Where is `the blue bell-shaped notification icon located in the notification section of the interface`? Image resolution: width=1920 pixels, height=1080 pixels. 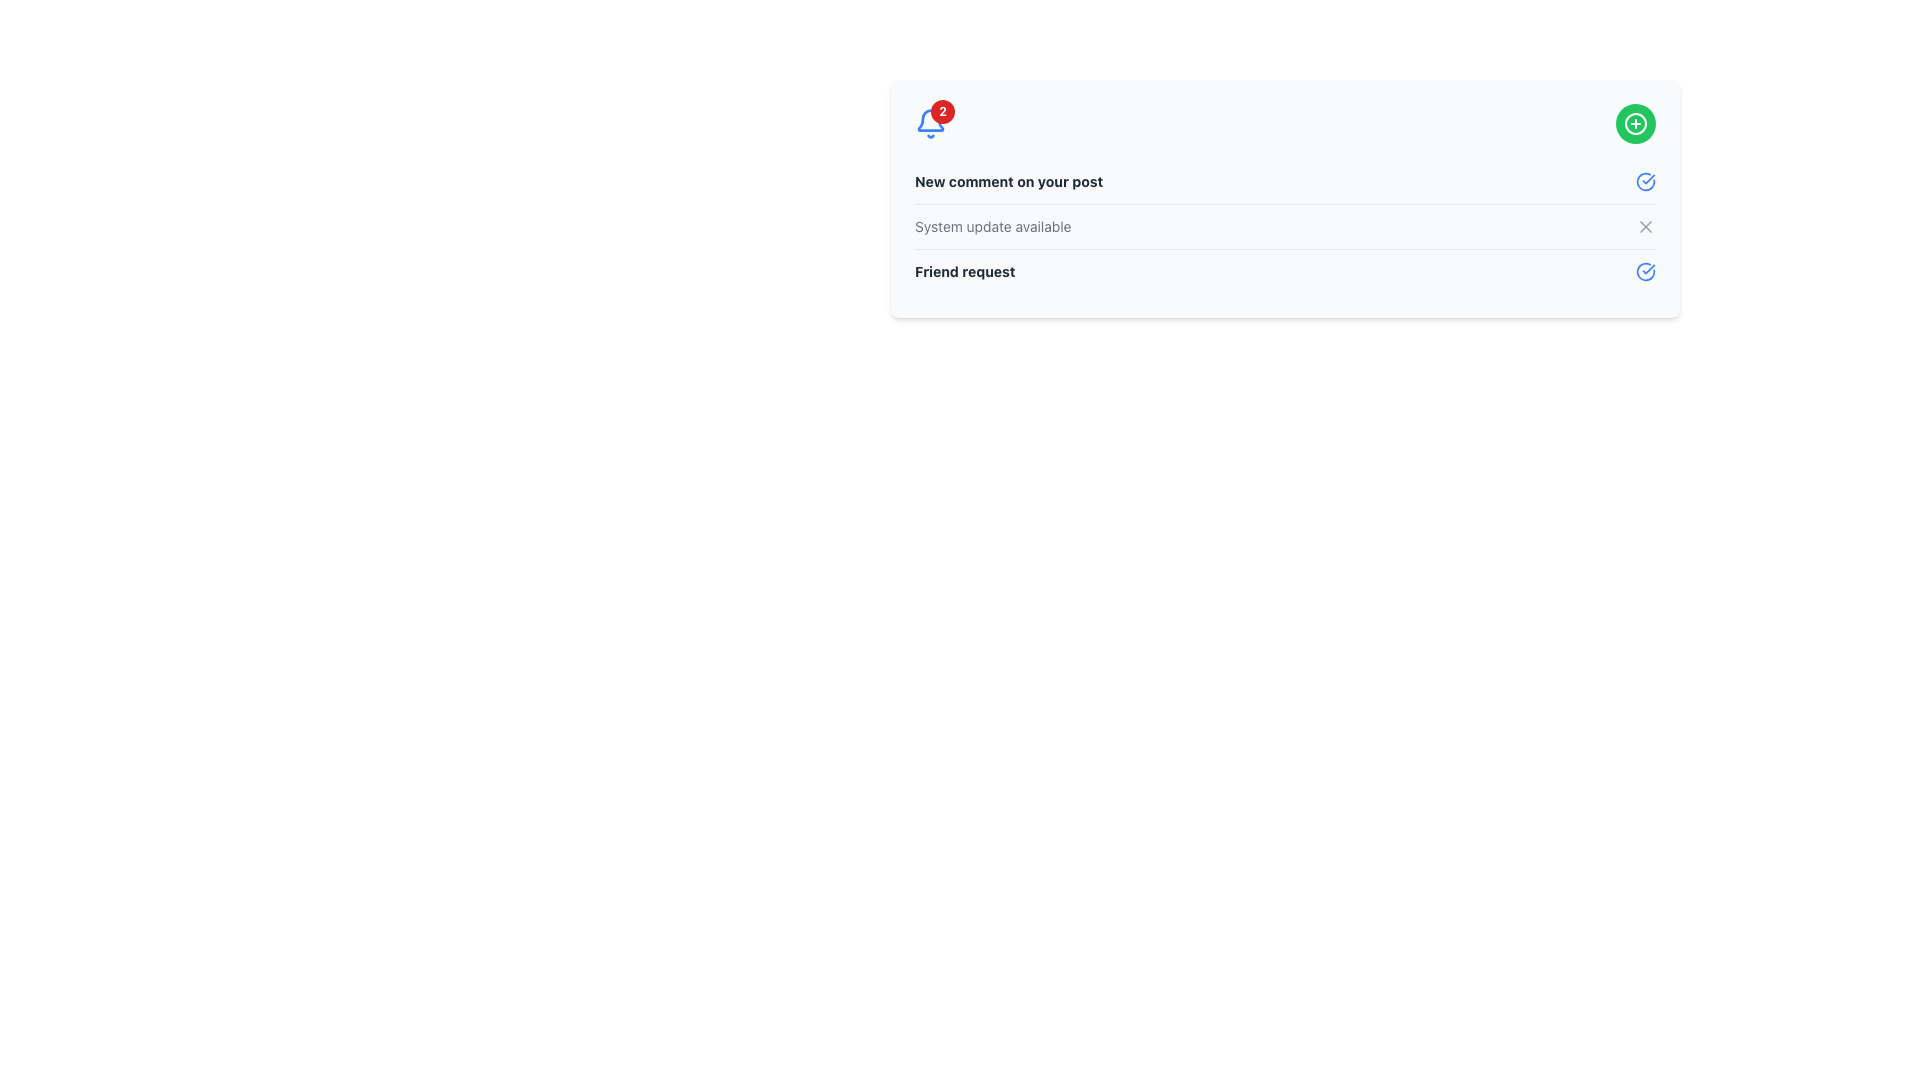 the blue bell-shaped notification icon located in the notification section of the interface is located at coordinates (930, 120).